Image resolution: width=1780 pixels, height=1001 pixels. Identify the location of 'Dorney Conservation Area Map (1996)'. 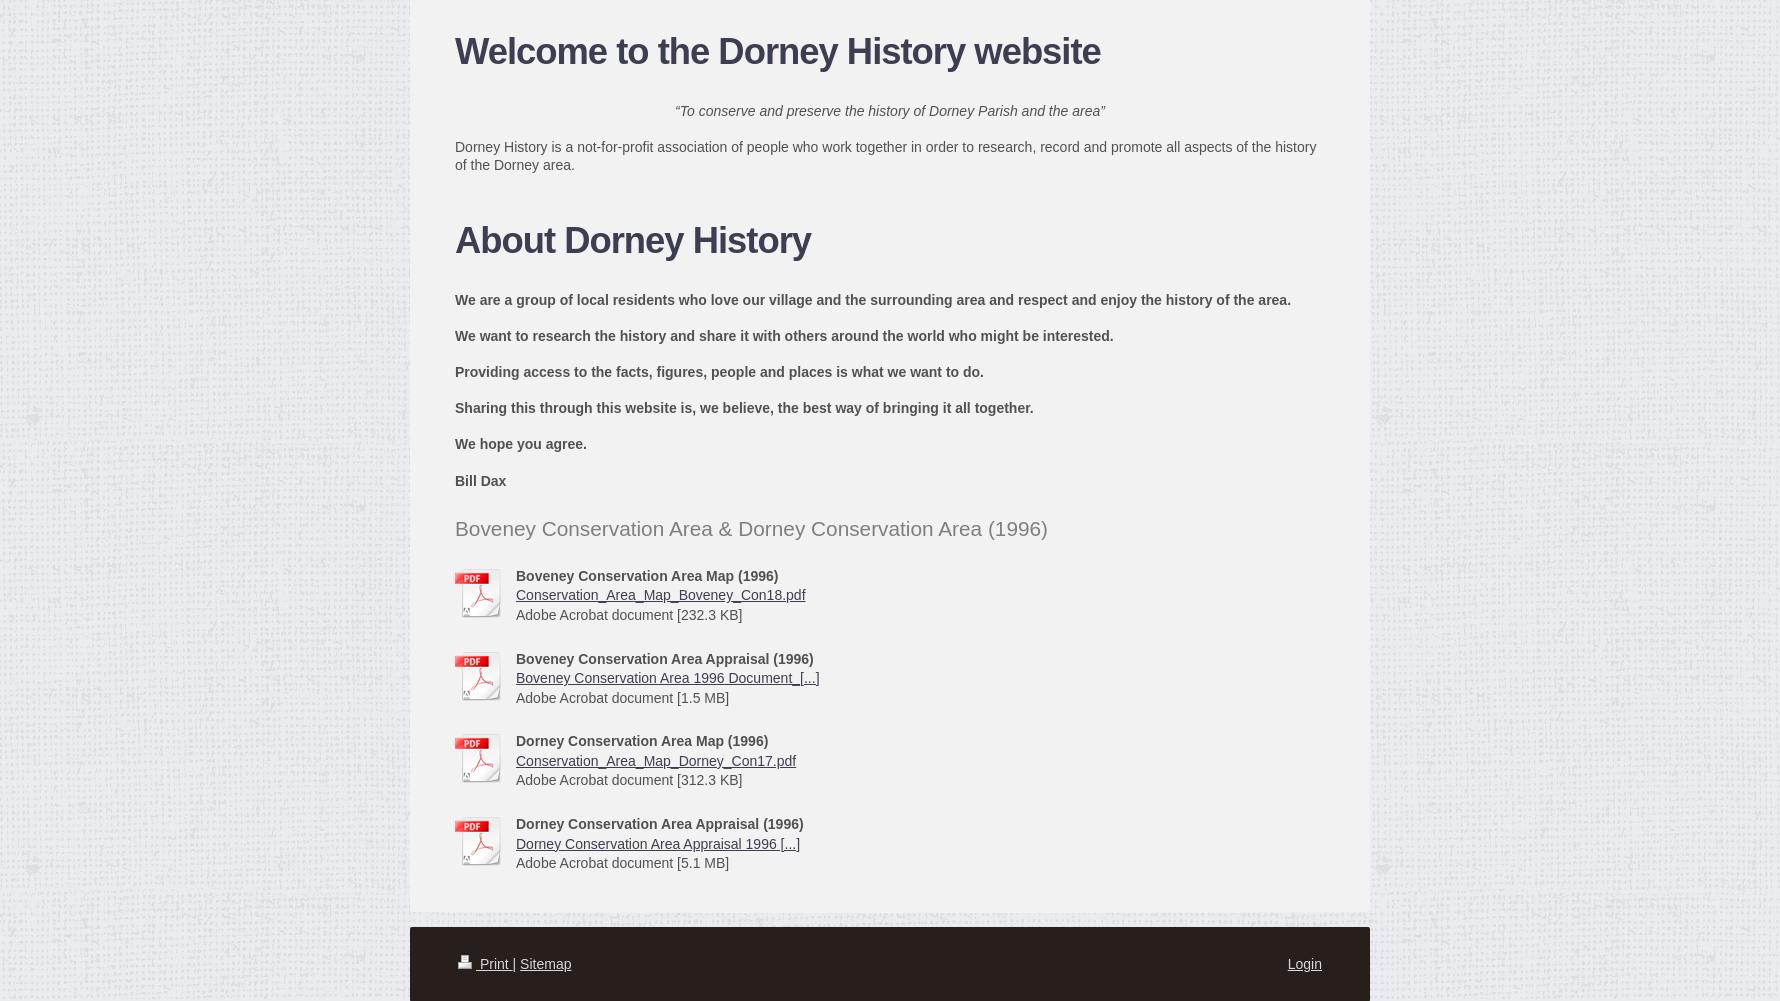
(642, 741).